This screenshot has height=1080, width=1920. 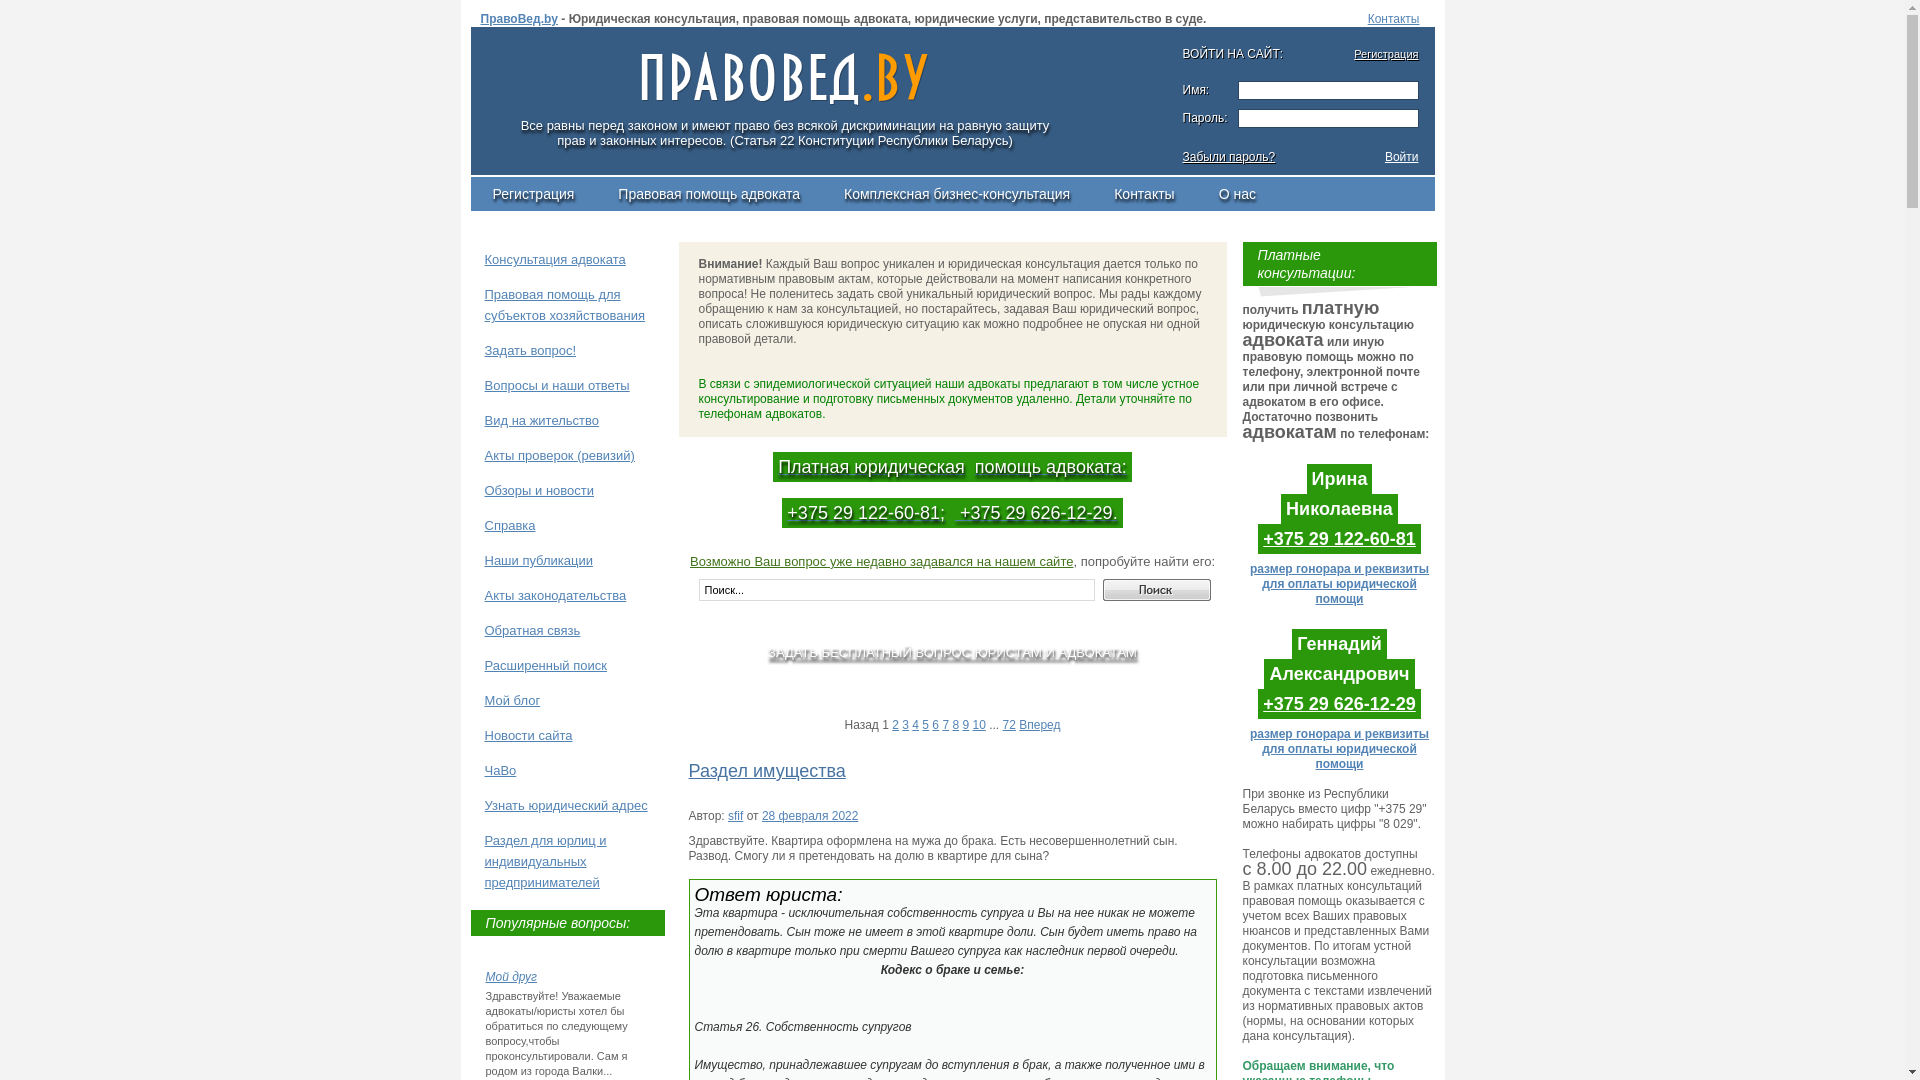 What do you see at coordinates (1339, 538) in the screenshot?
I see `'+375 29 122-60-81'` at bounding box center [1339, 538].